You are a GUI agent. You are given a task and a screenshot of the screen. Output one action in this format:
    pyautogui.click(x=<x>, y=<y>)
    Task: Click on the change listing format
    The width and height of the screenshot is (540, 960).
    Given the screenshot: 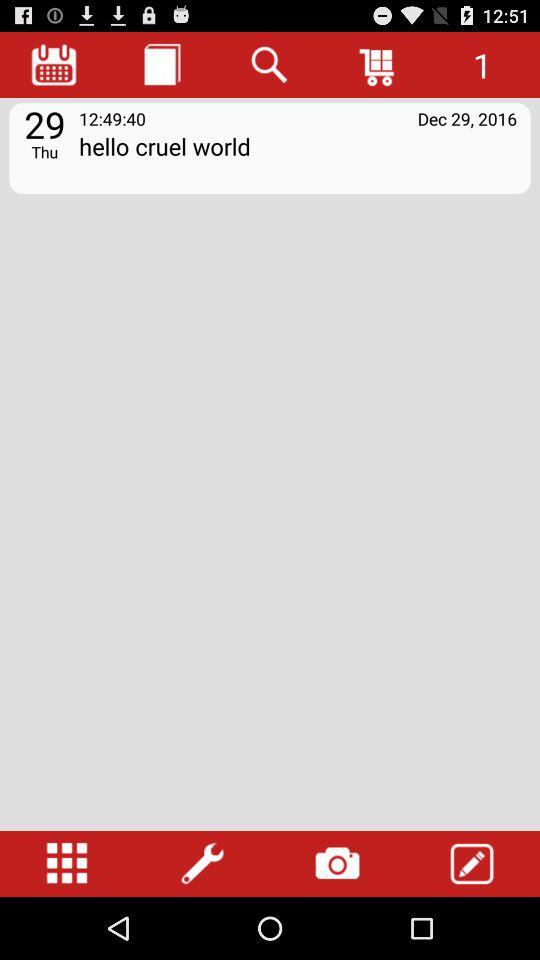 What is the action you would take?
    pyautogui.click(x=67, y=863)
    